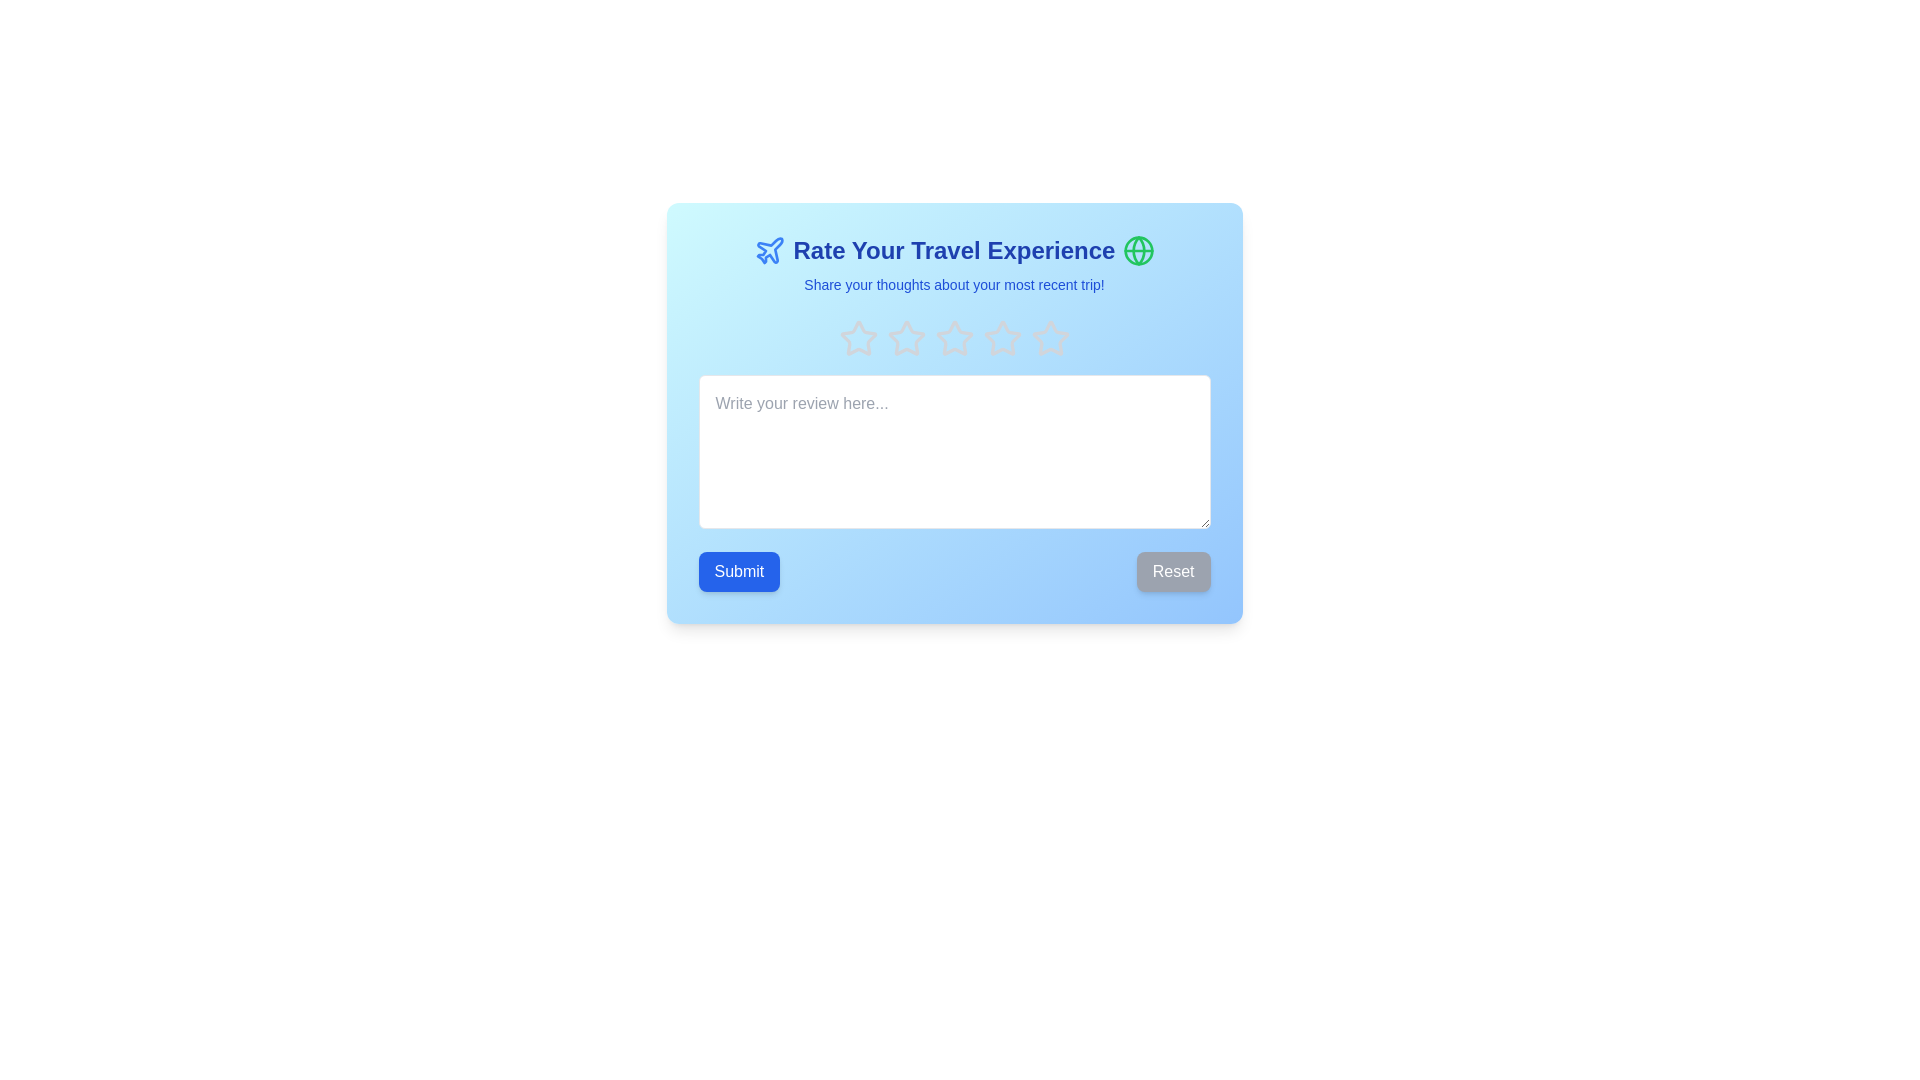 The image size is (1920, 1080). I want to click on the text block element titled 'Rate Your Travel Experience' which features a blue plane icon on the left and a green globe icon on the right, along with the subtitle 'Share your thoughts about your most recent trip!', so click(953, 264).